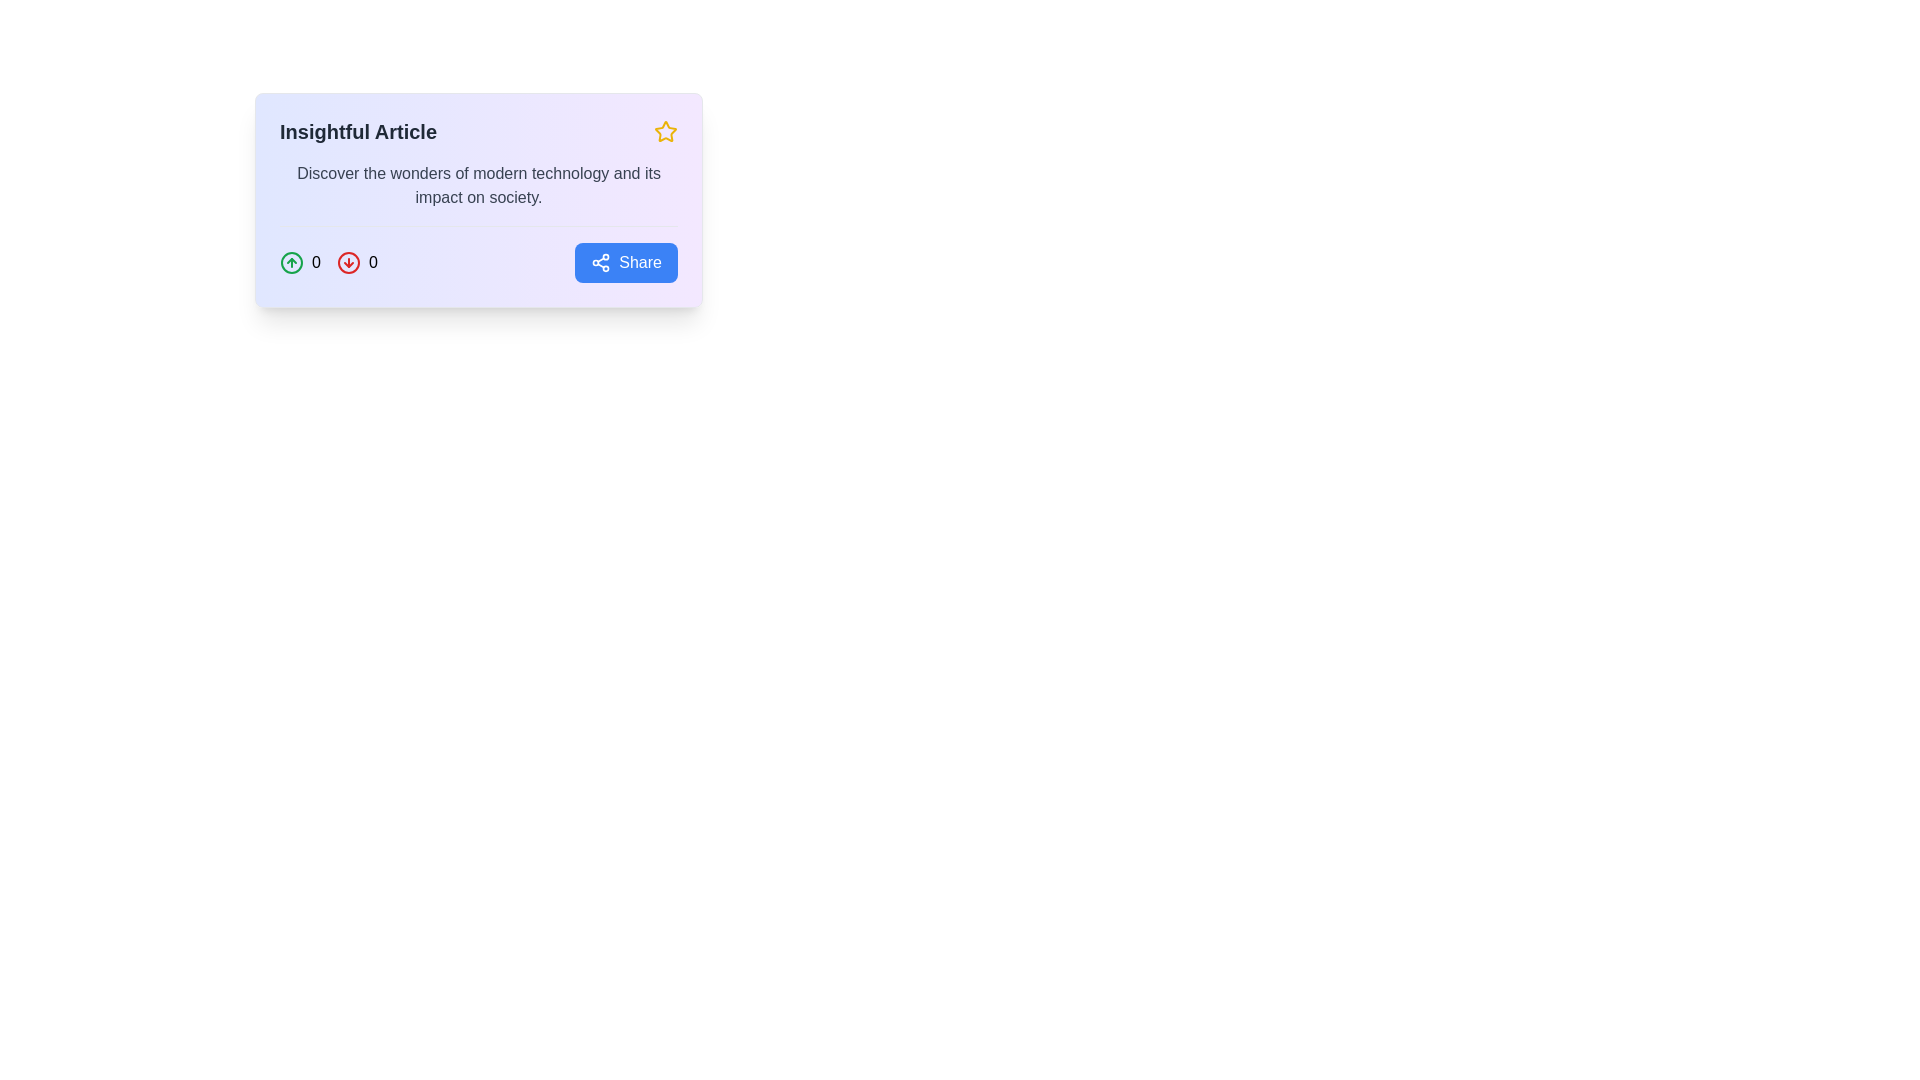 This screenshot has height=1080, width=1920. Describe the element at coordinates (291, 261) in the screenshot. I see `the upvote icon button located to the left of the numerical value '0' to express approval for the associated content` at that location.